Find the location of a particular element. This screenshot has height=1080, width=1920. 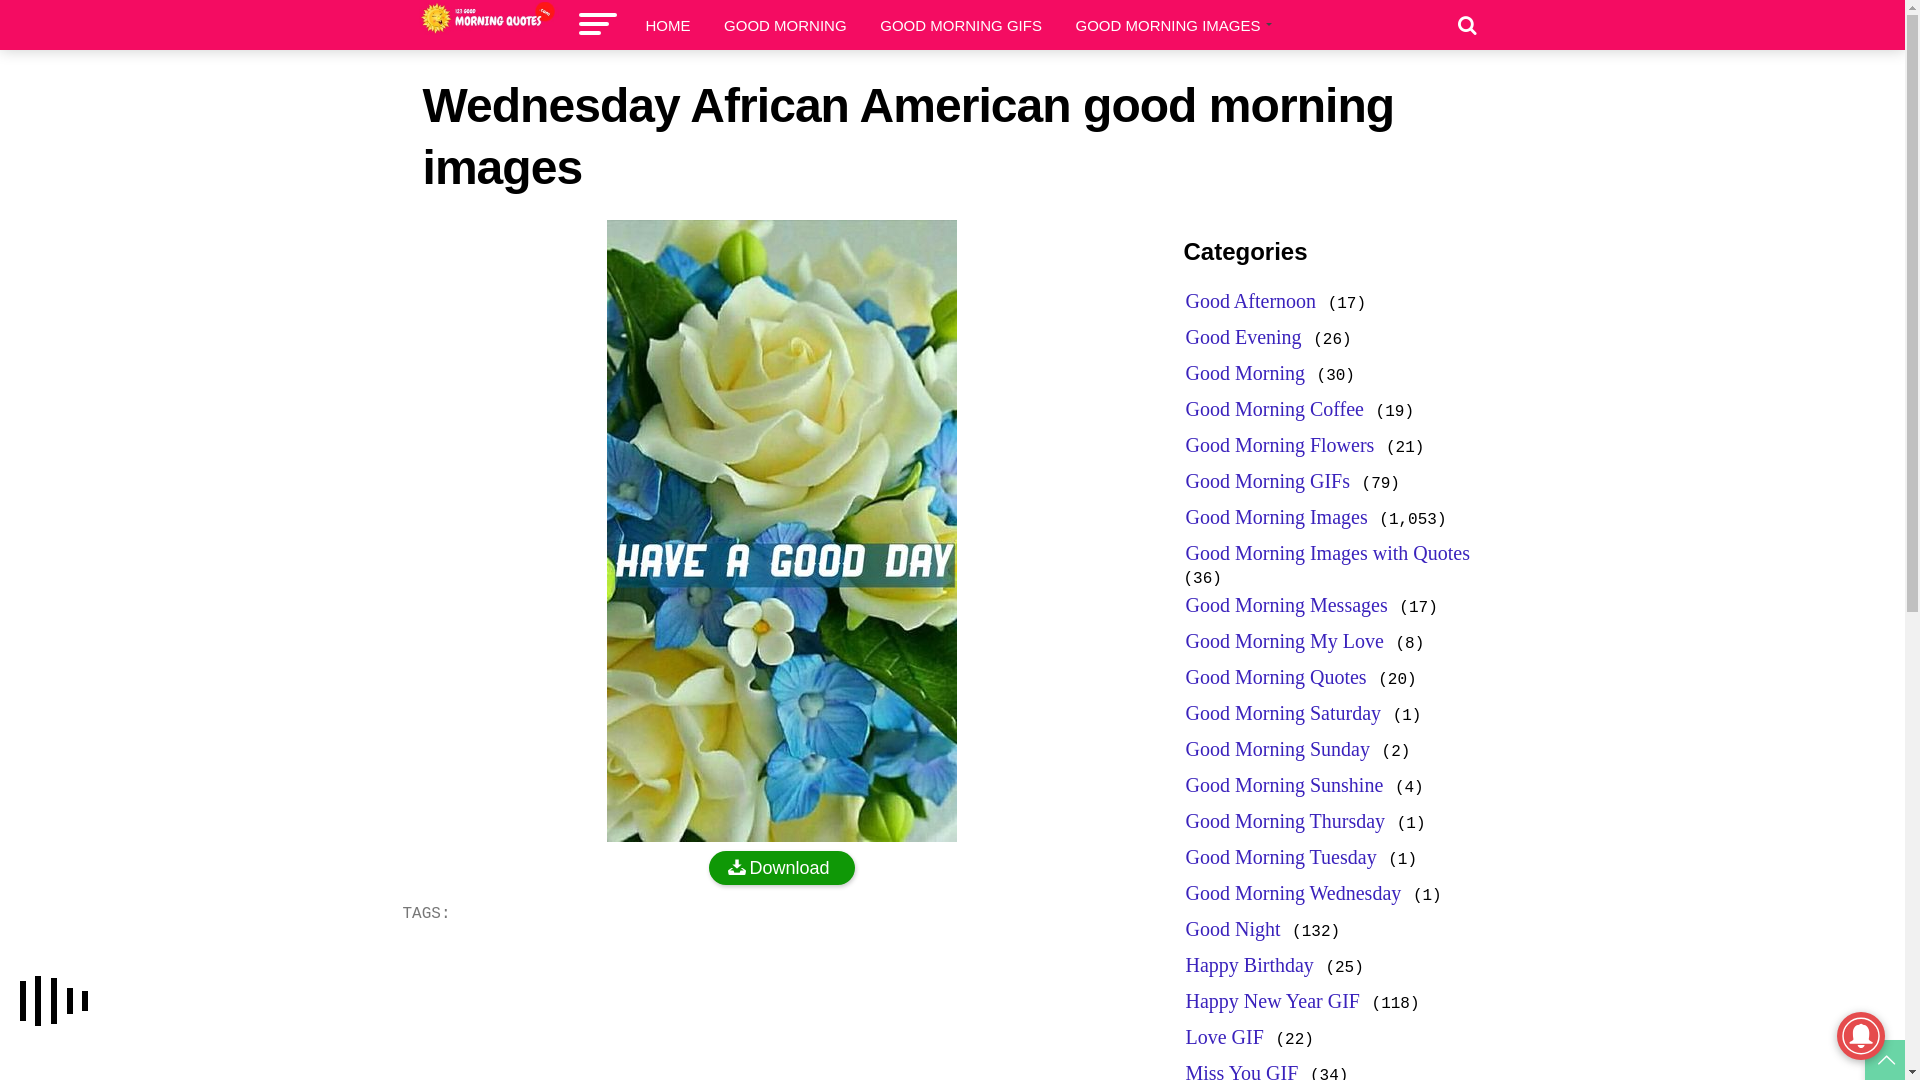

'Good Morning Sunshine' is located at coordinates (1285, 784).